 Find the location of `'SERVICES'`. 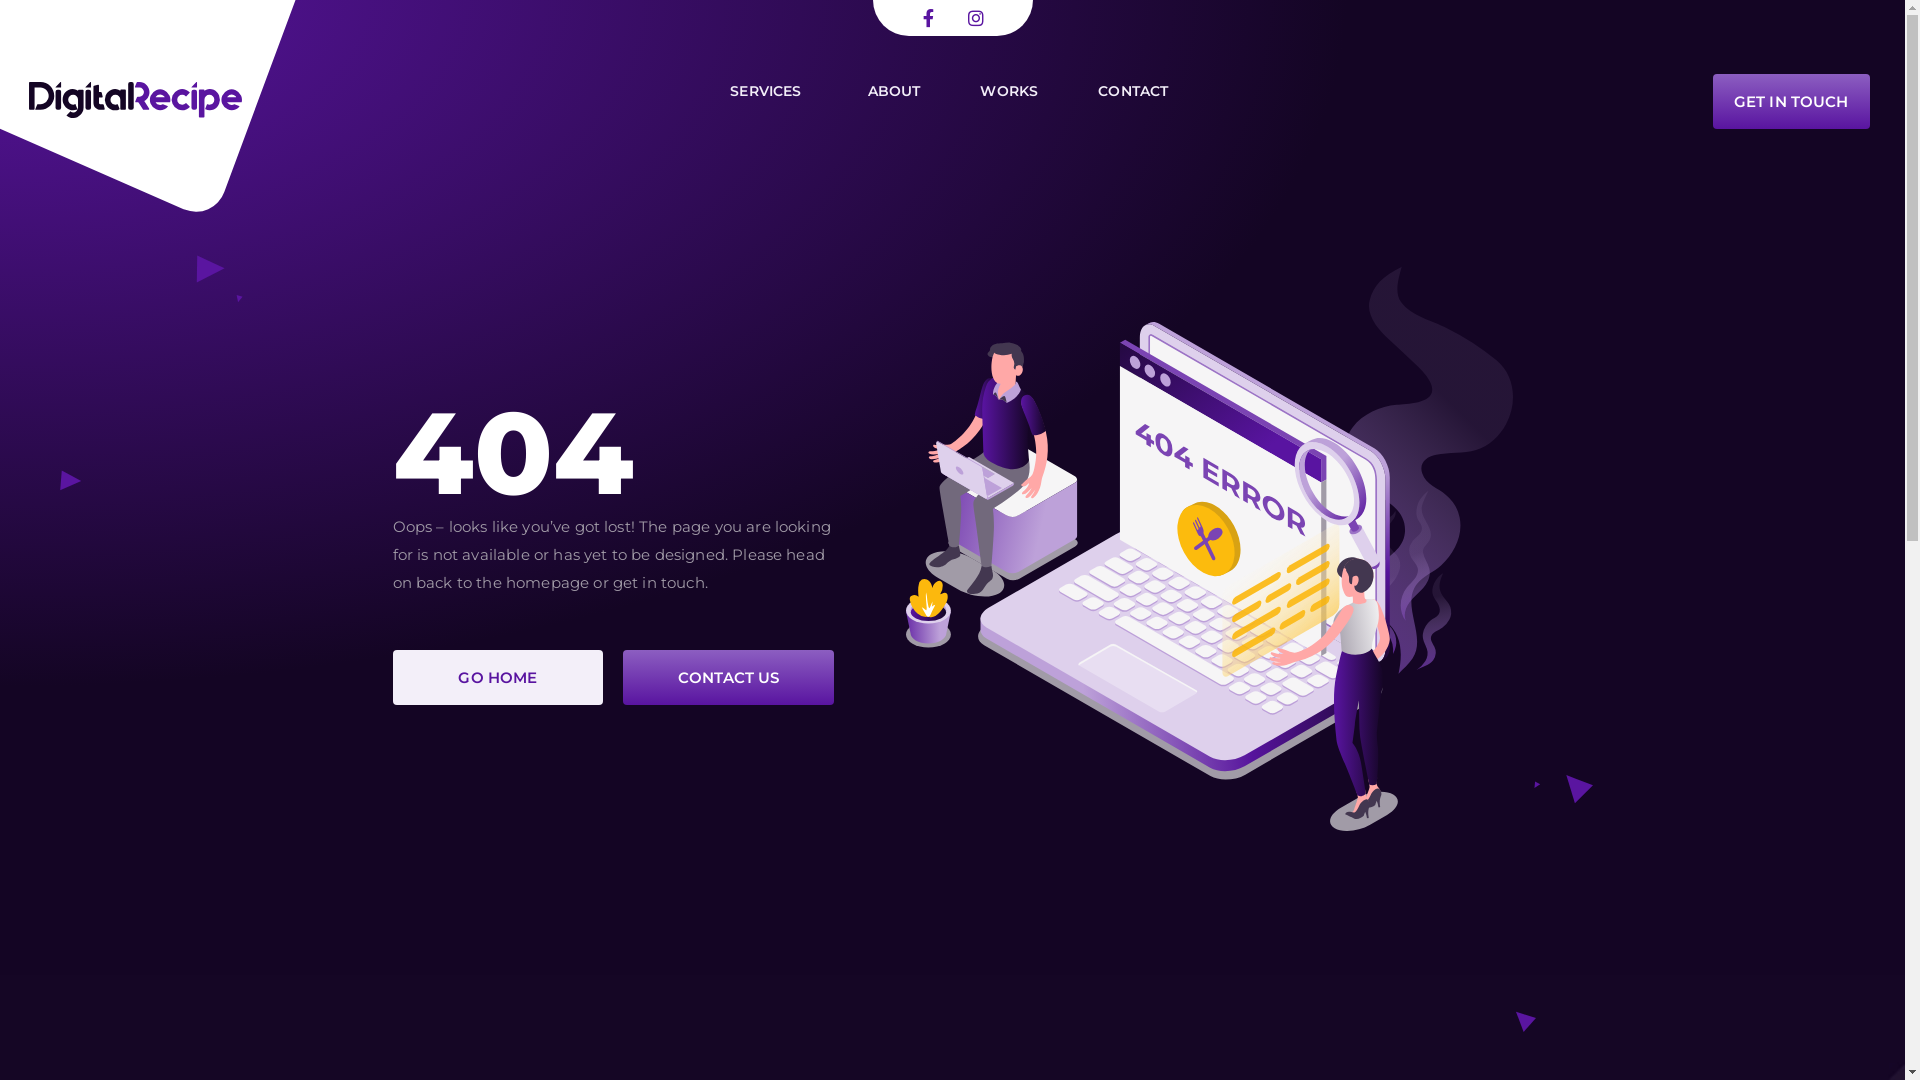

'SERVICES' is located at coordinates (720, 91).